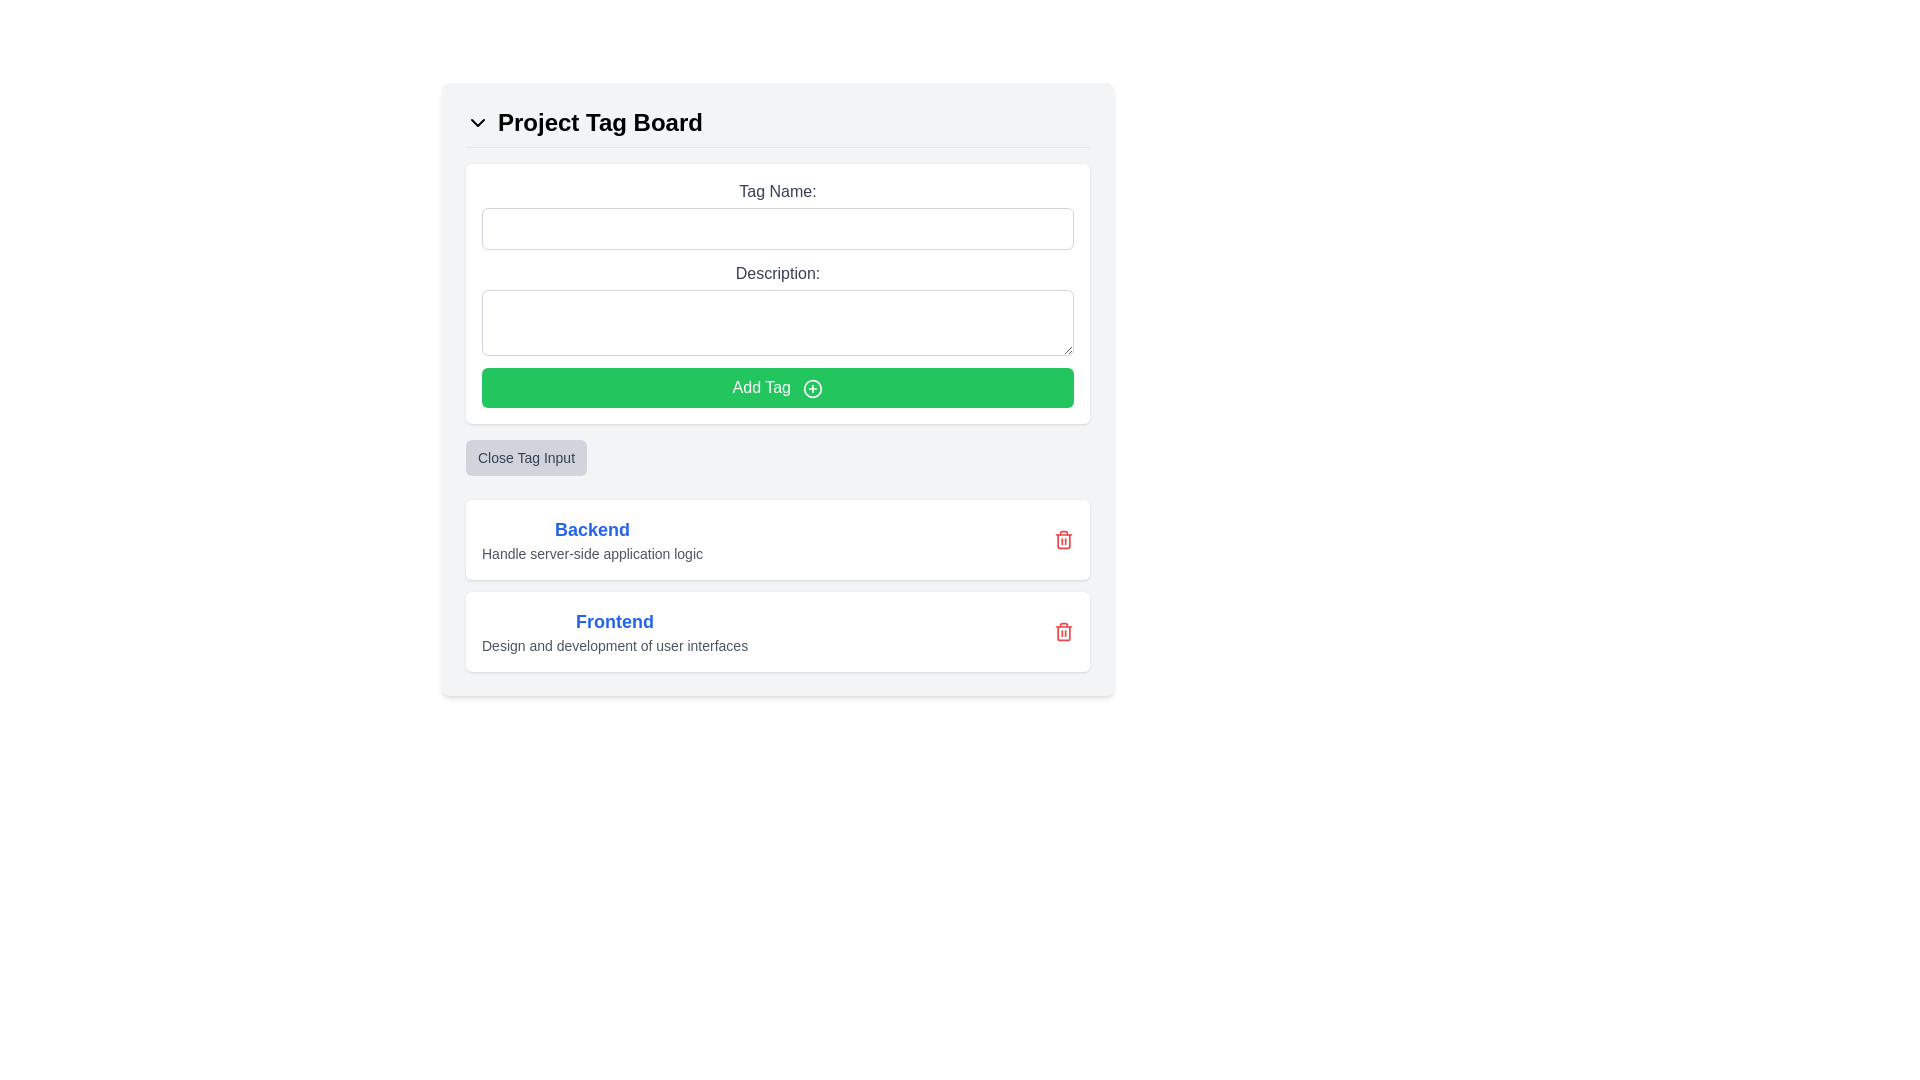 The image size is (1920, 1080). Describe the element at coordinates (591, 554) in the screenshot. I see `the text 'Handle server-side application logic' manually for copying, which is a small gray text label located below the blue title 'Backend'` at that location.